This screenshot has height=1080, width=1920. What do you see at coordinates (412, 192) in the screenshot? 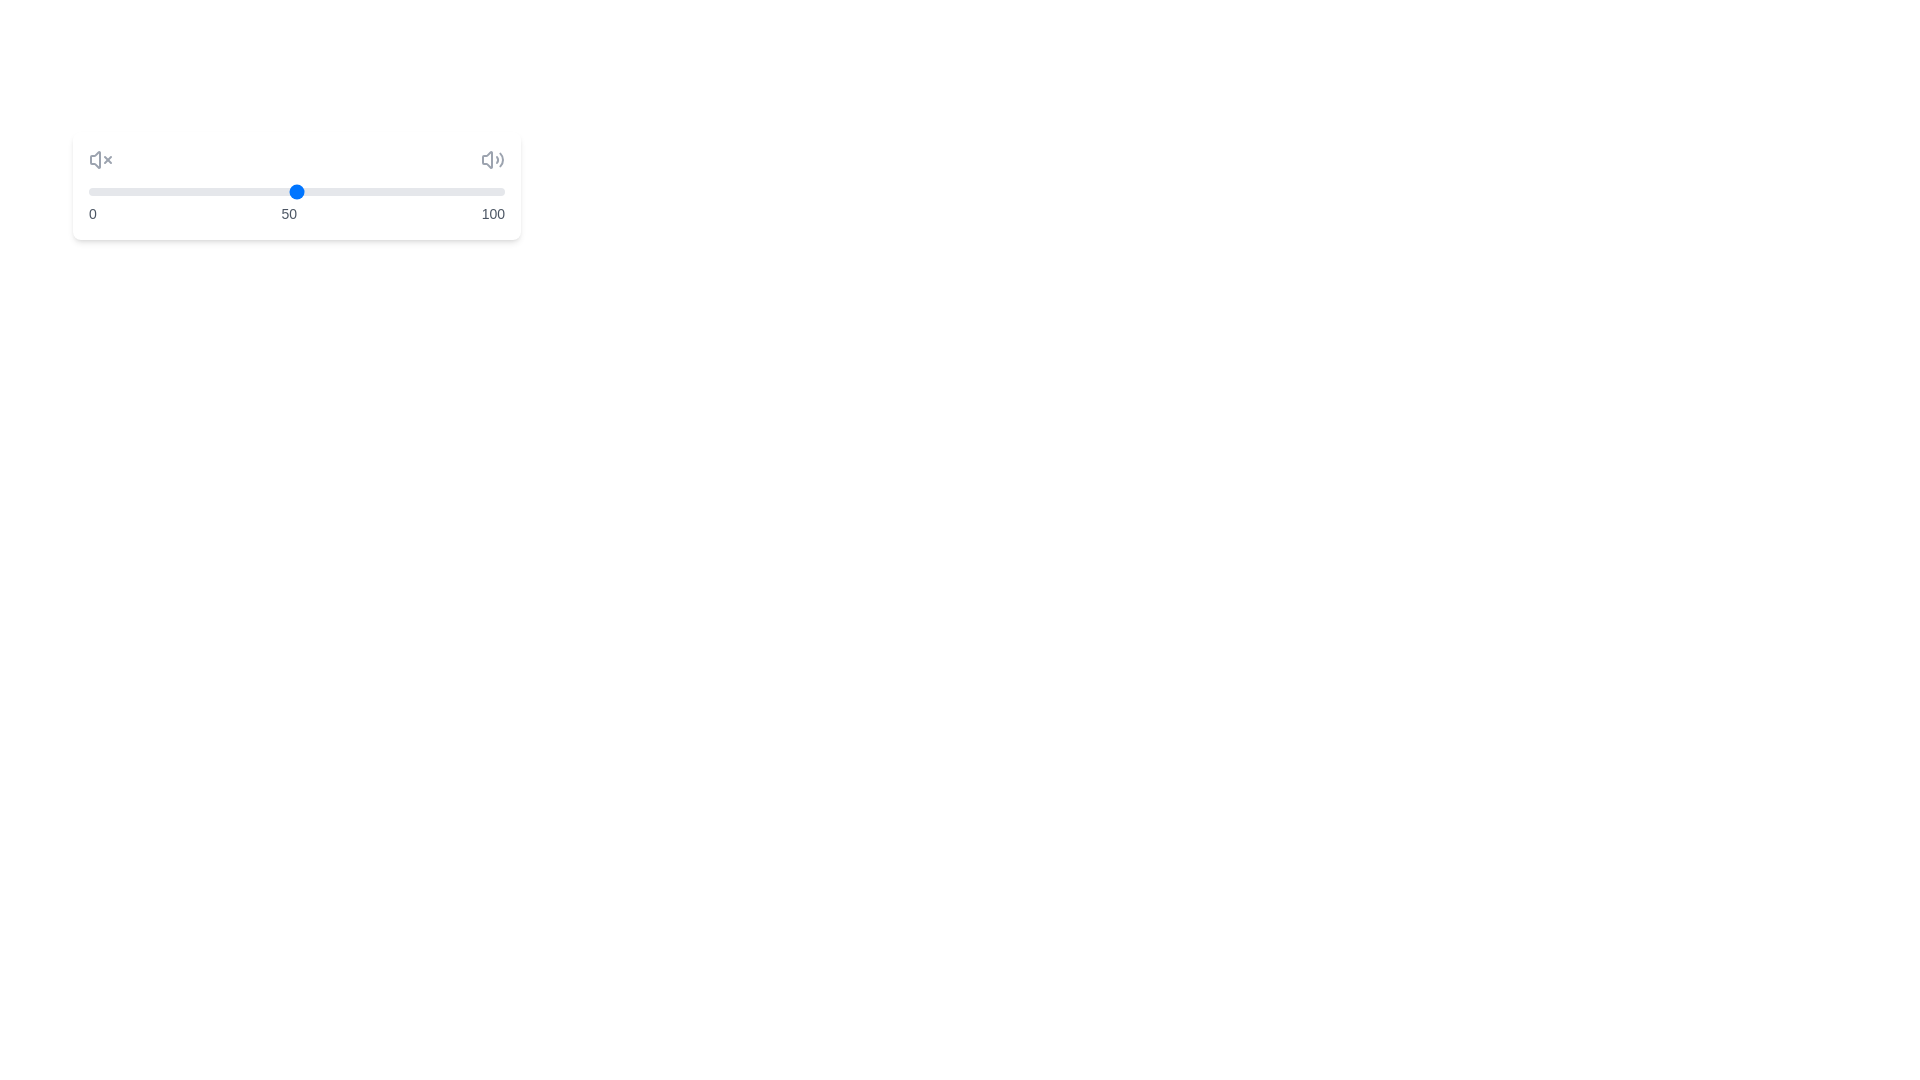
I see `the slider to set the volume to 78%` at bounding box center [412, 192].